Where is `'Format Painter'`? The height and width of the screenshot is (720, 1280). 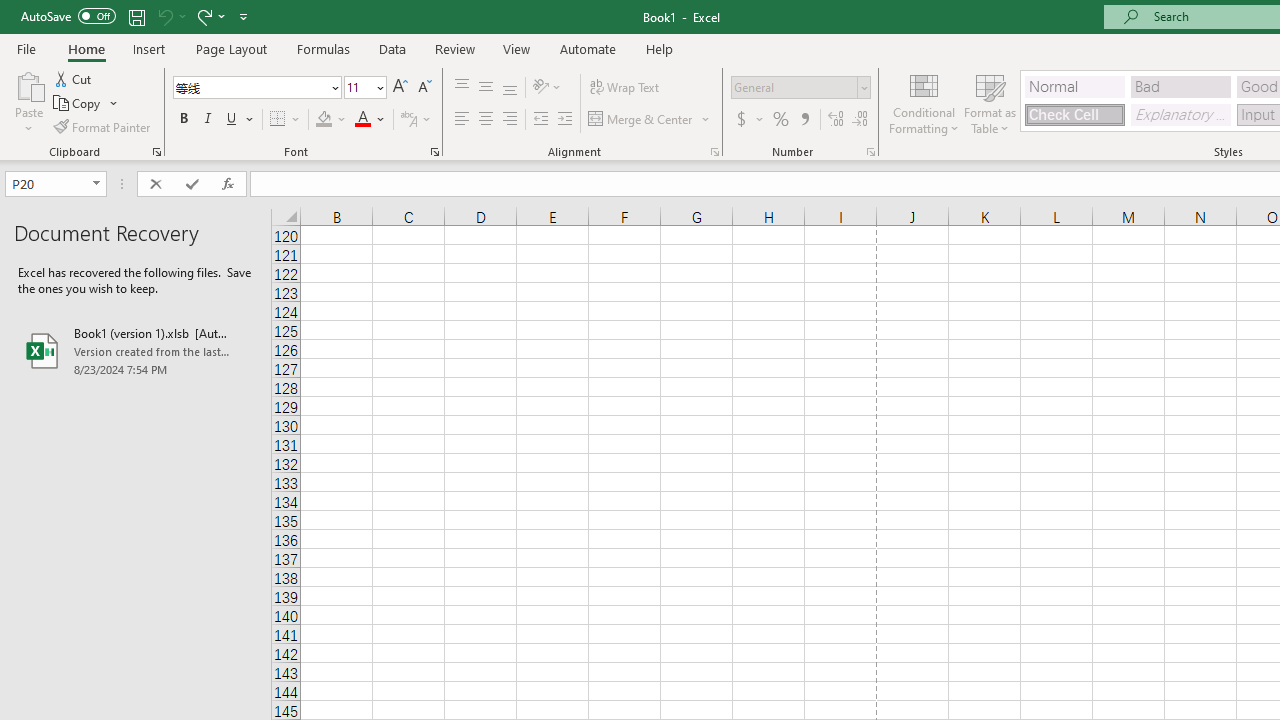 'Format Painter' is located at coordinates (102, 127).